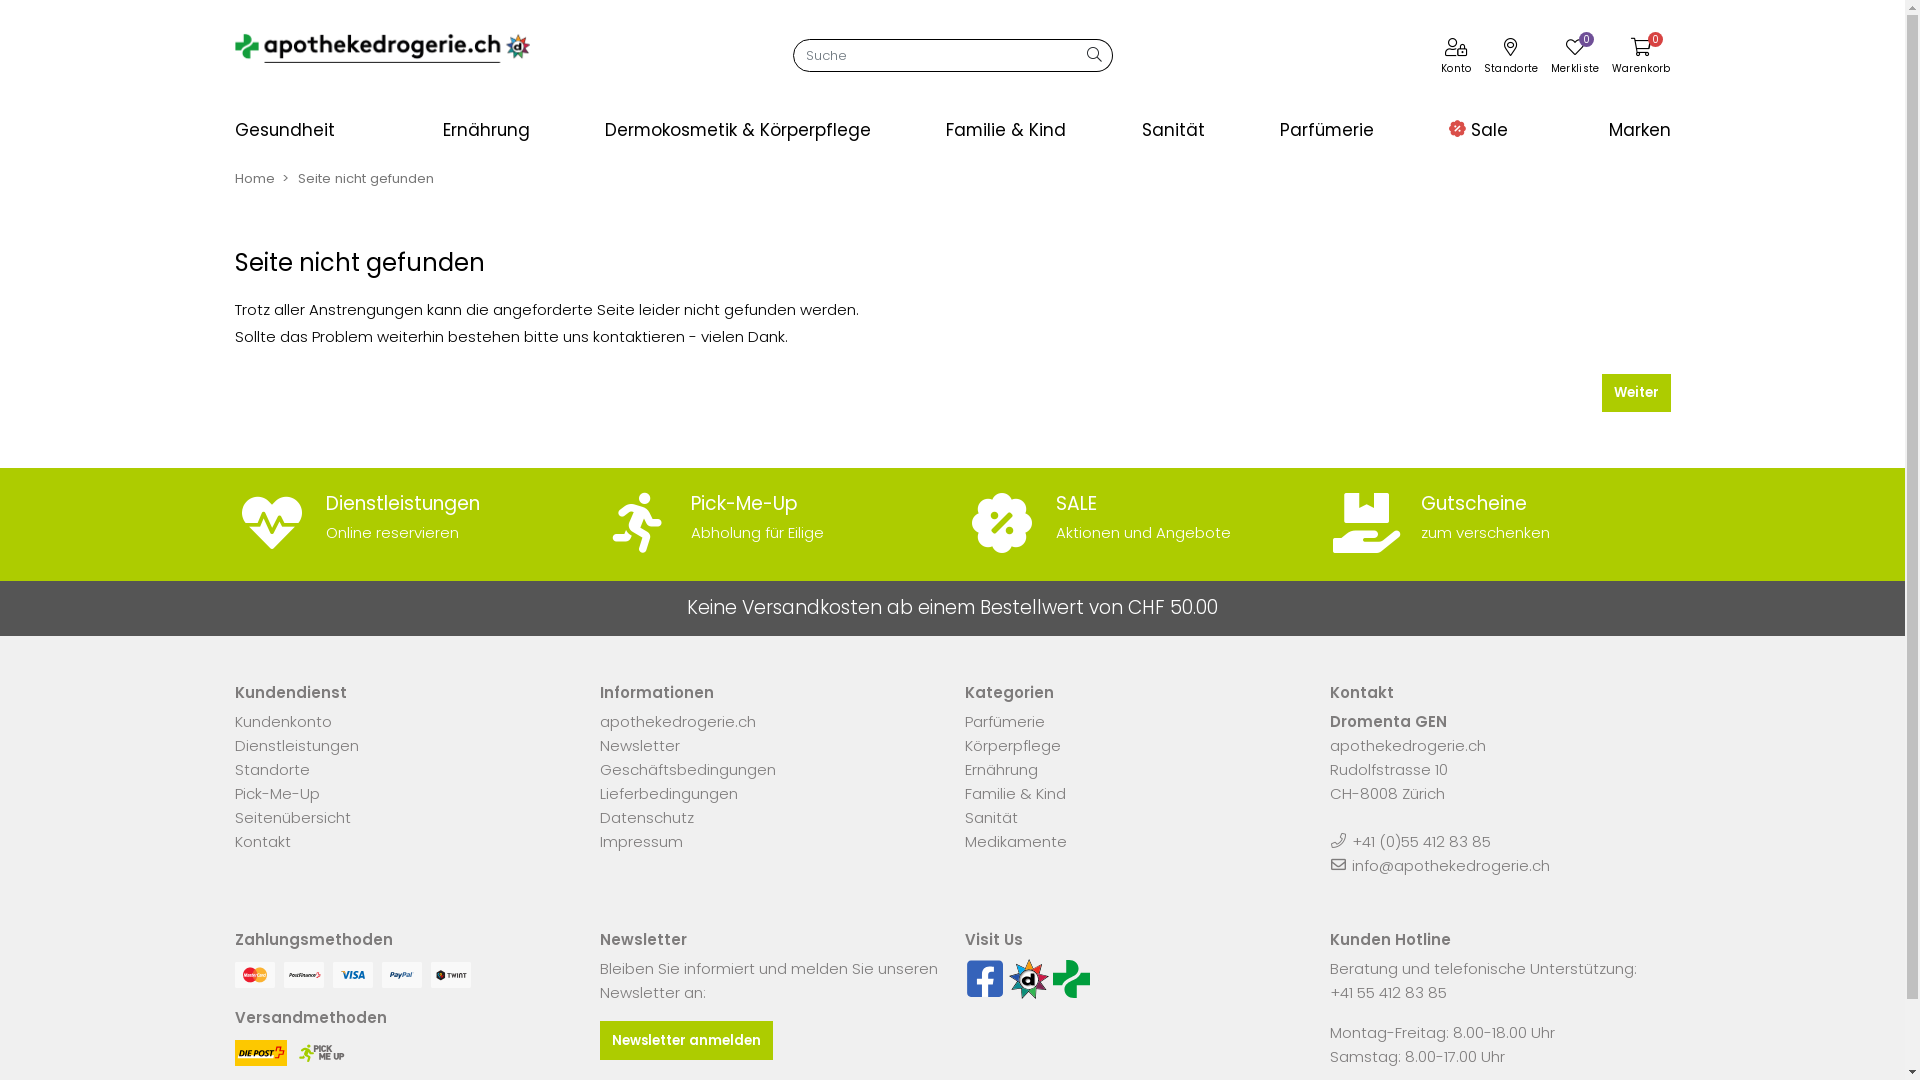 Image resolution: width=1920 pixels, height=1080 pixels. What do you see at coordinates (638, 745) in the screenshot?
I see `'Newsletter'` at bounding box center [638, 745].